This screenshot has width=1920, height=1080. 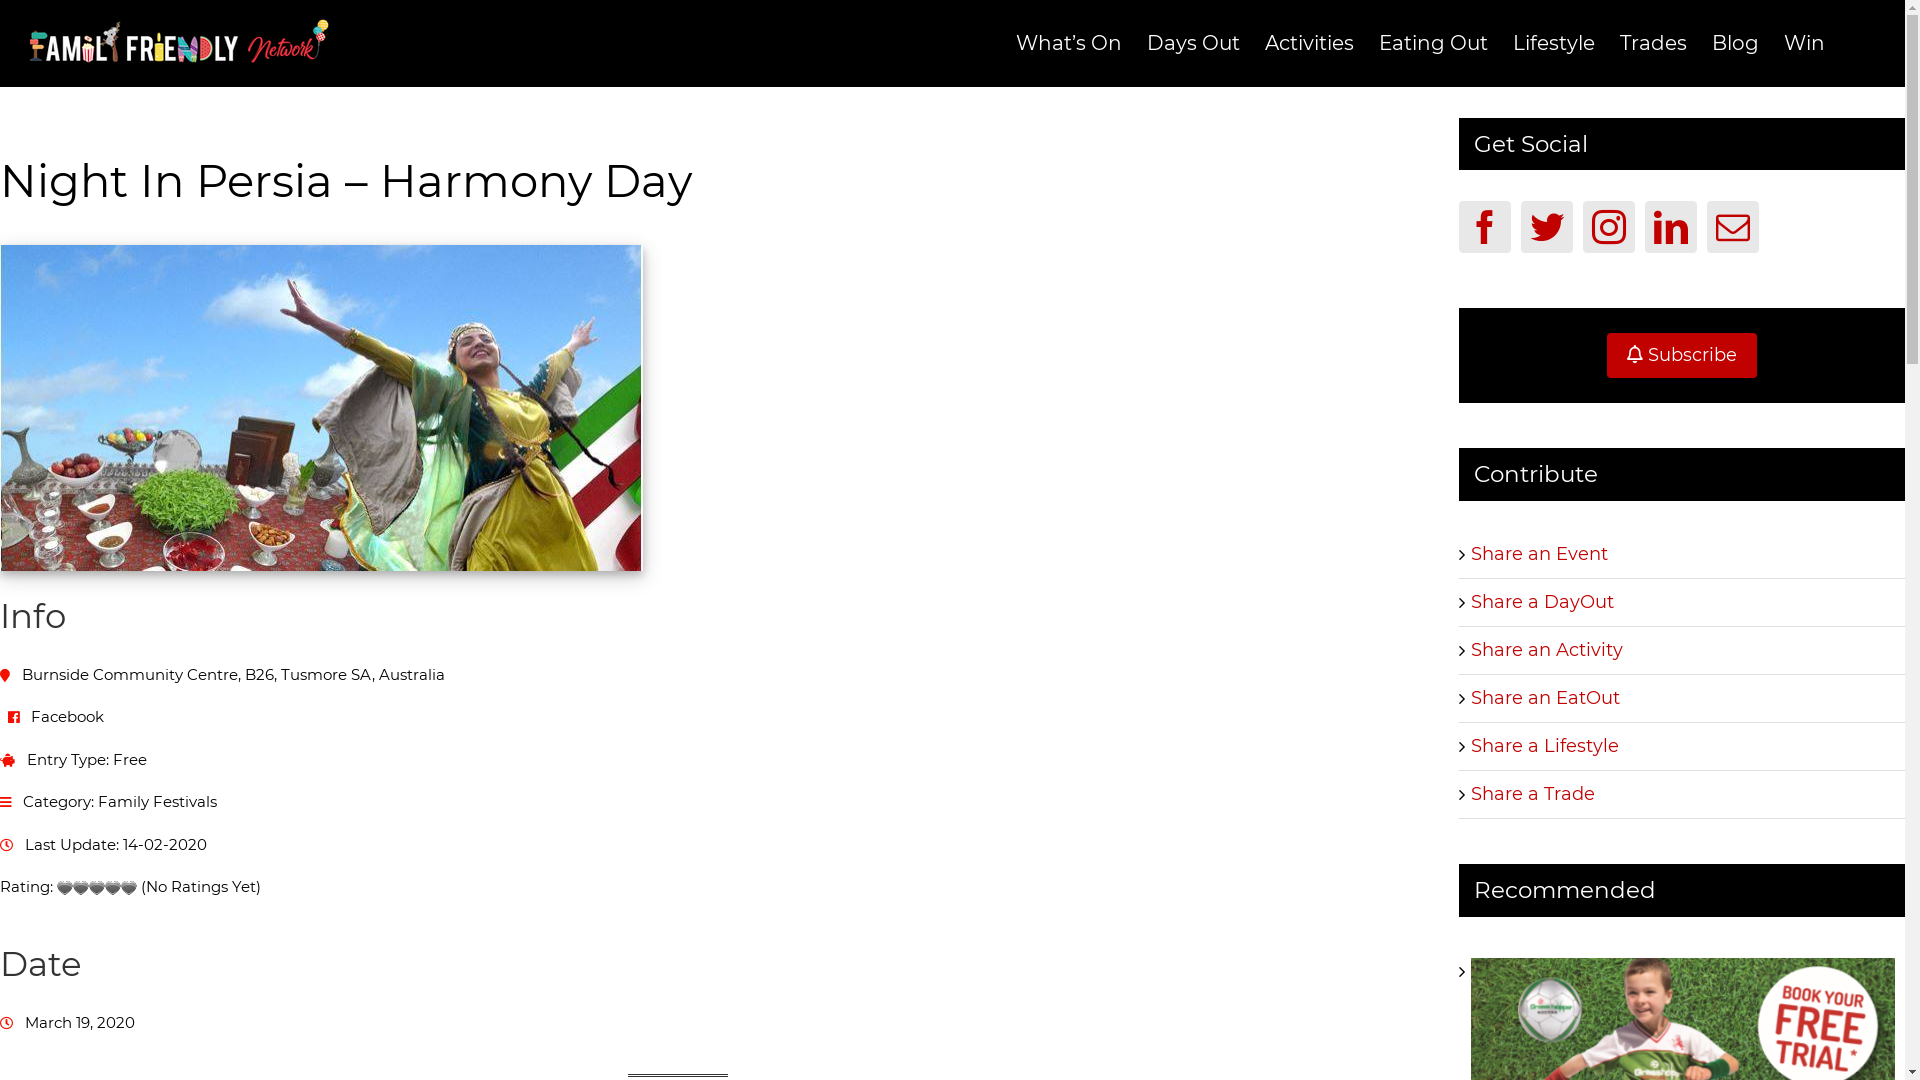 What do you see at coordinates (67, 715) in the screenshot?
I see `'Facebook'` at bounding box center [67, 715].